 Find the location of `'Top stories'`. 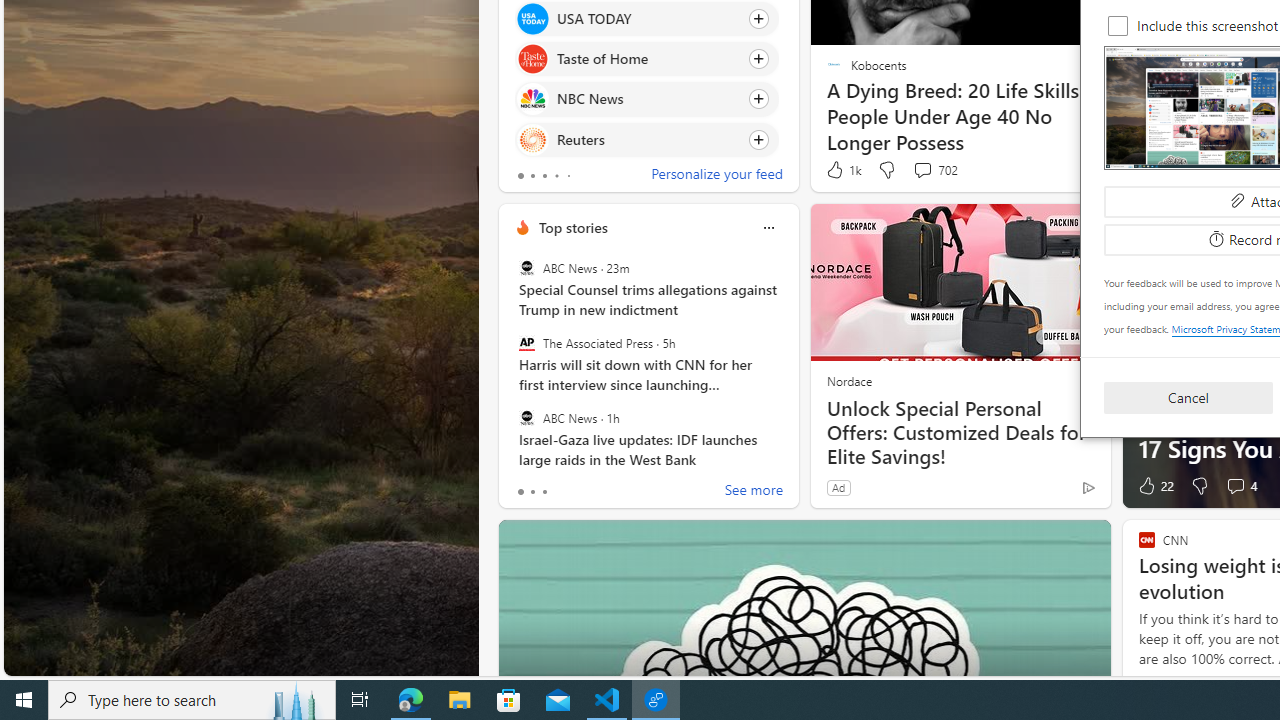

'Top stories' is located at coordinates (571, 226).